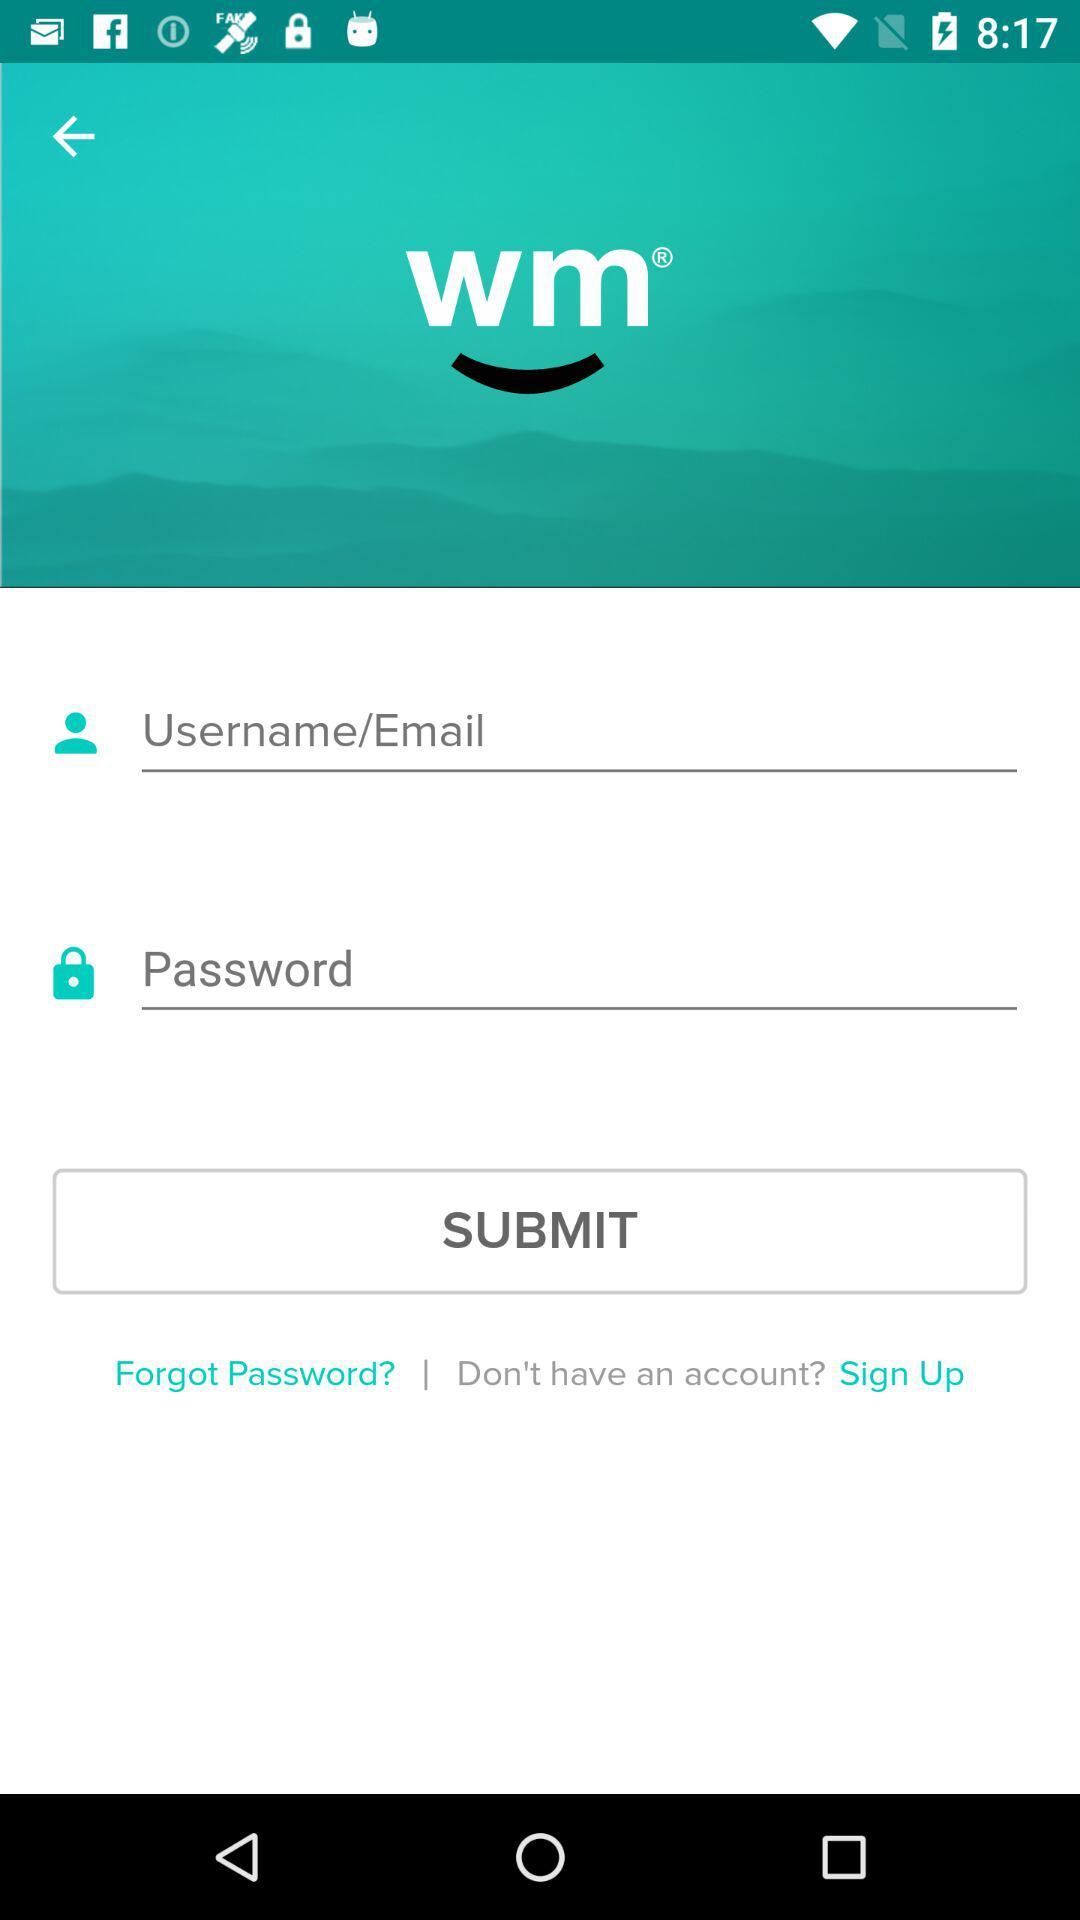  I want to click on item at the top left corner, so click(72, 135).